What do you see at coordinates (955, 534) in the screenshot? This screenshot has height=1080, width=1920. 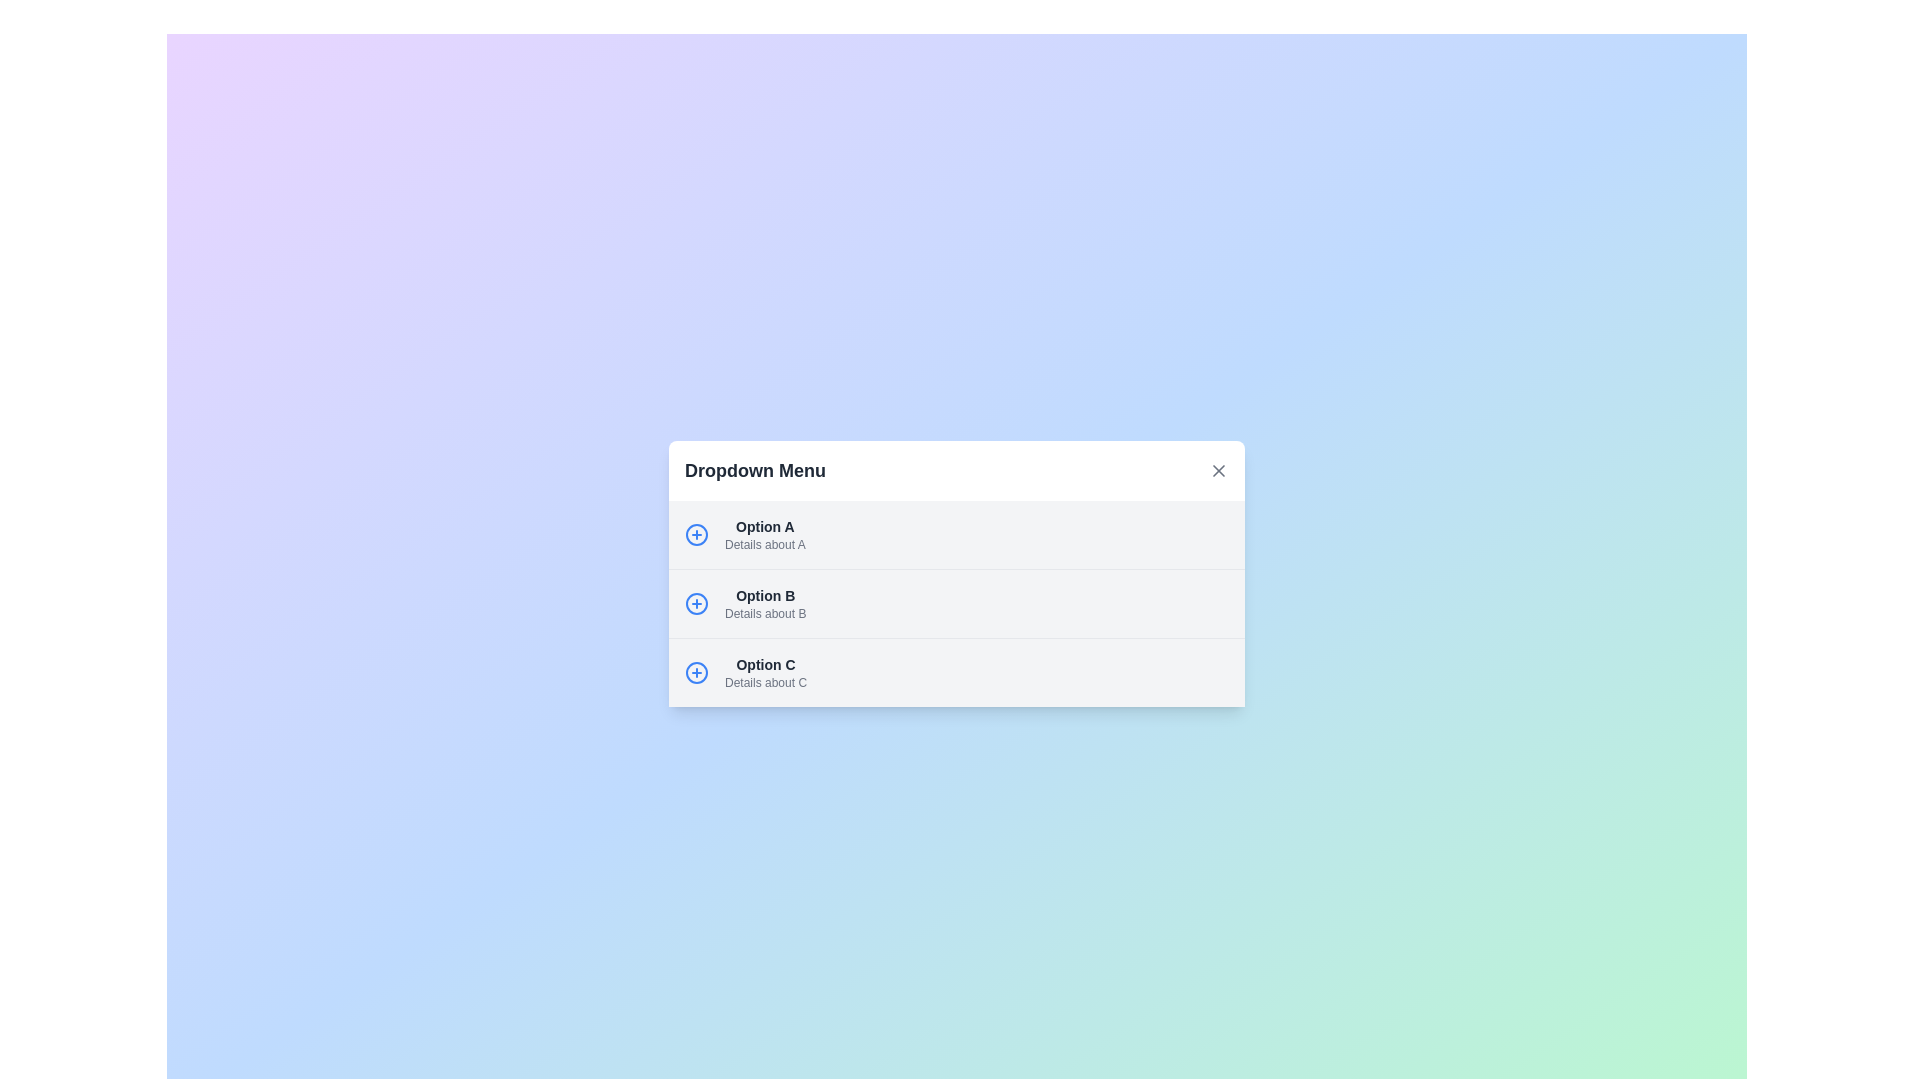 I see `the first list item labeled 'Option A' in the dropdown menu, which provides additional details about this option` at bounding box center [955, 534].